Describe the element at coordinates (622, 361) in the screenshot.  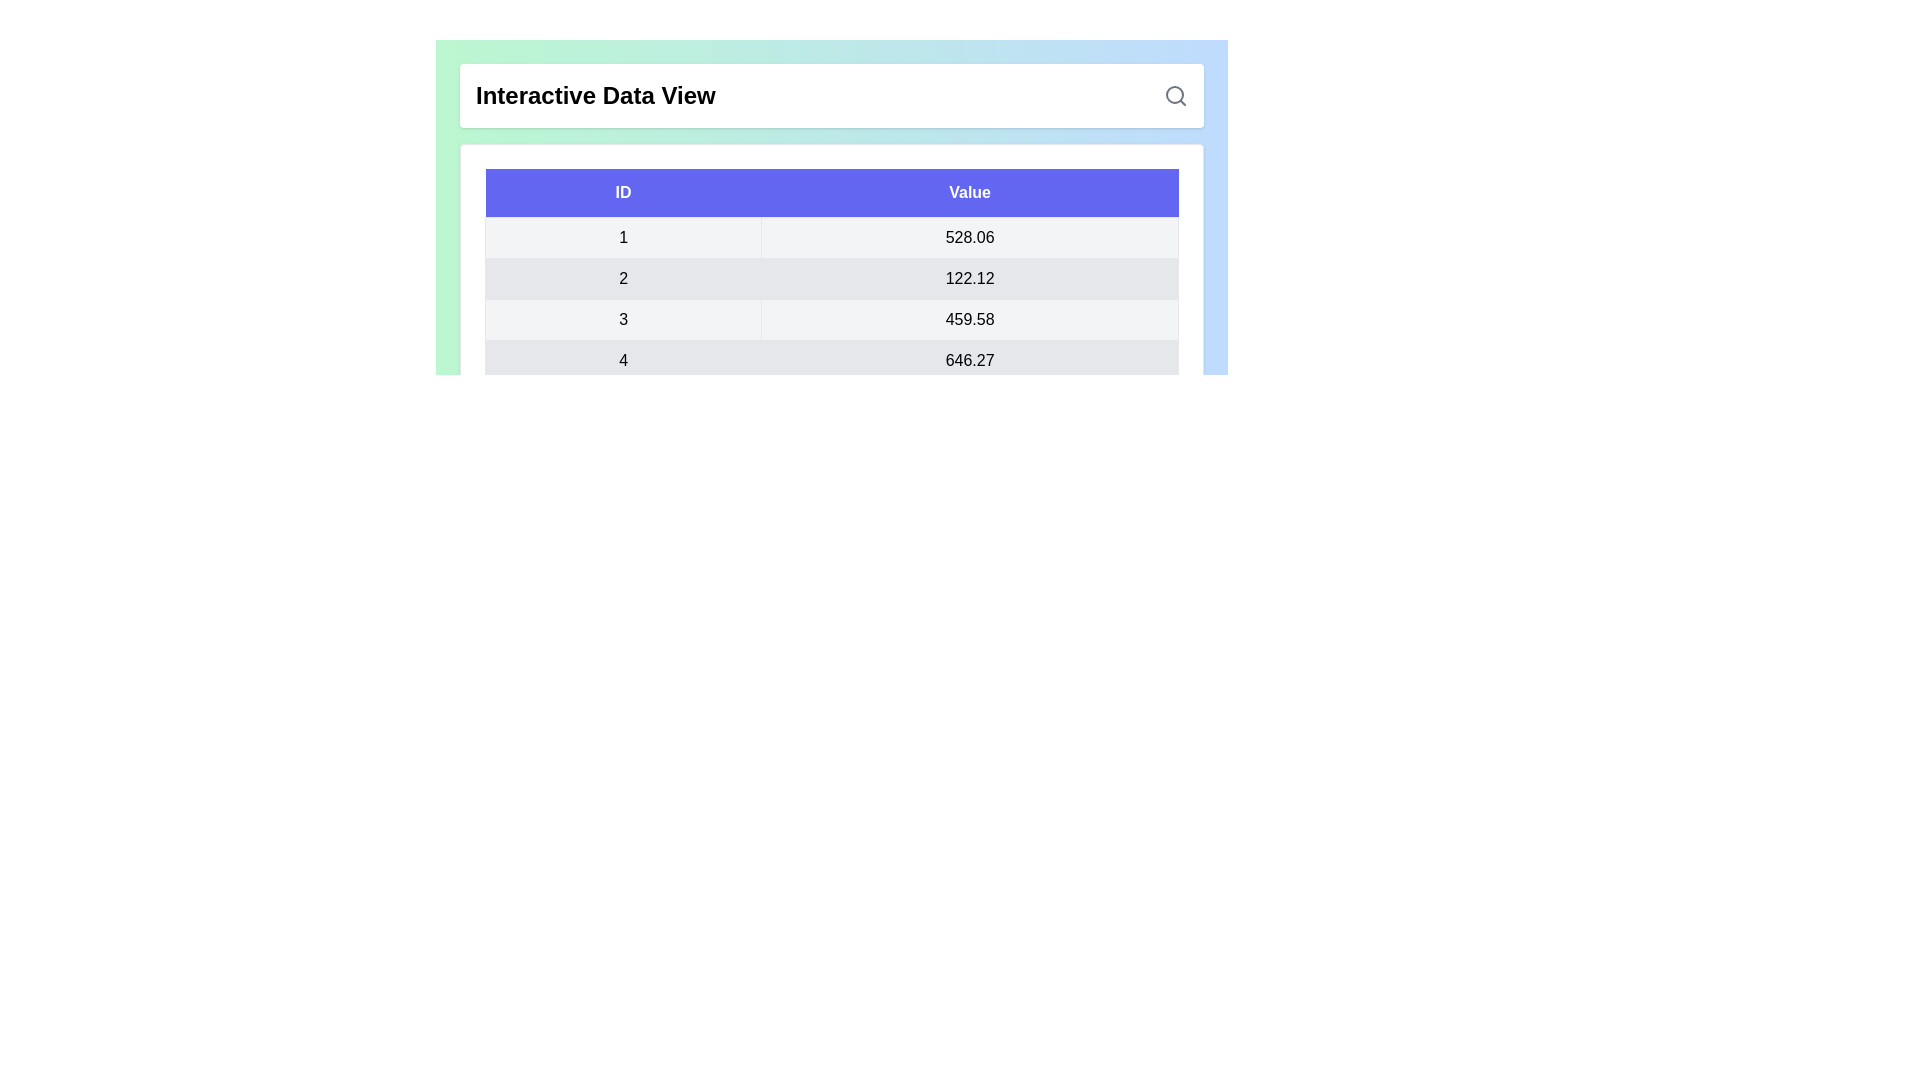
I see `the row corresponding to the ID 4 to view its details` at that location.